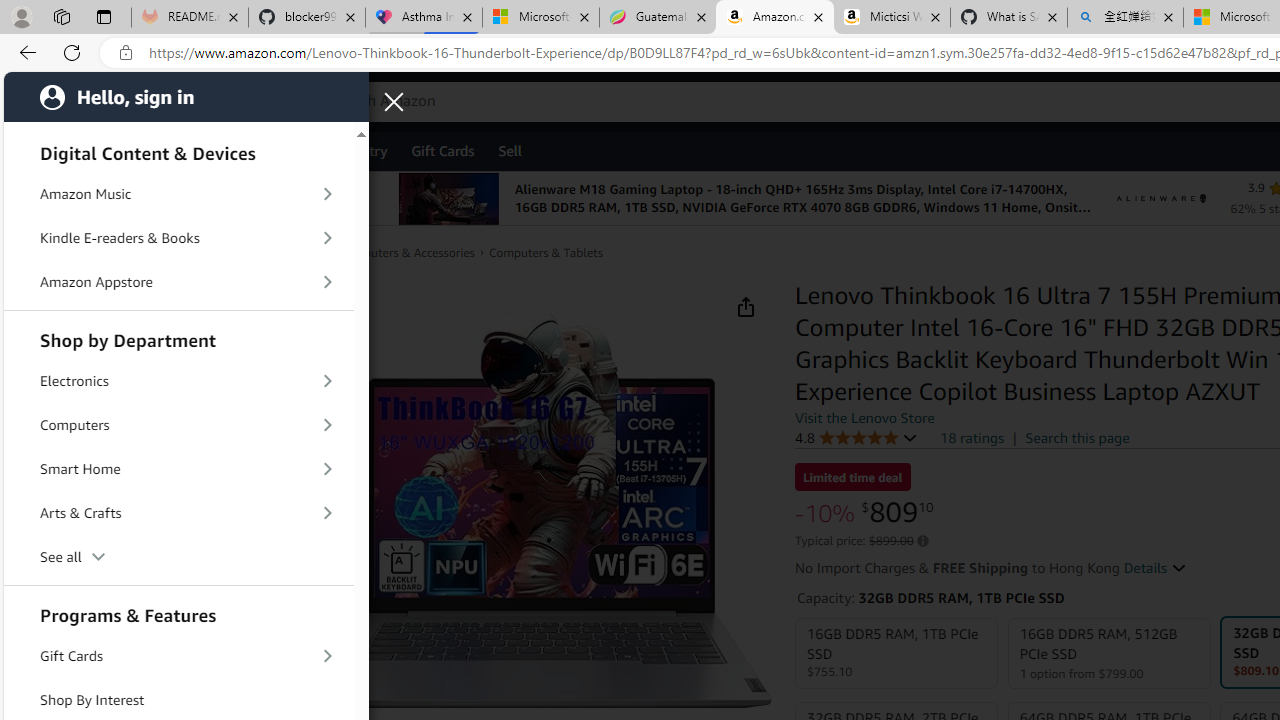 The width and height of the screenshot is (1280, 720). What do you see at coordinates (921, 541) in the screenshot?
I see `'Learn more about Amazon pricing and savings'` at bounding box center [921, 541].